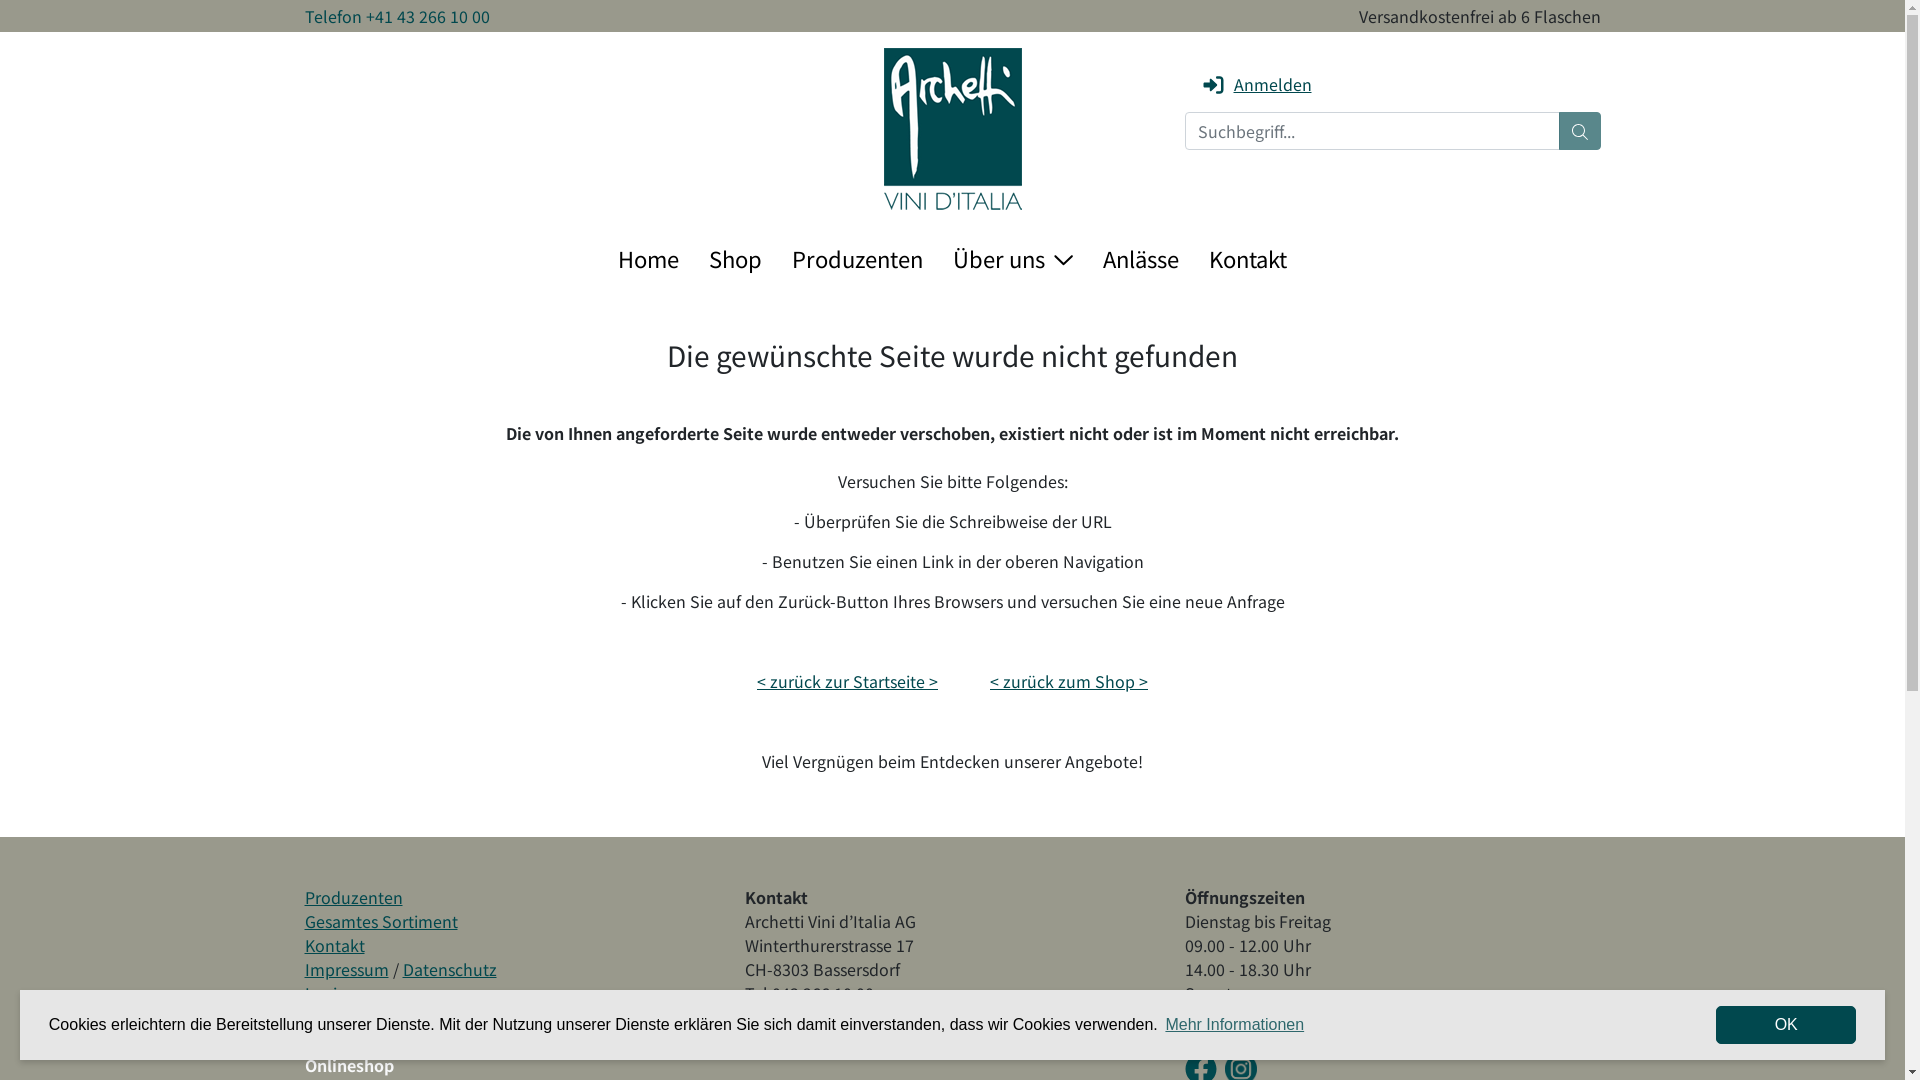 Image resolution: width=1920 pixels, height=1080 pixels. What do you see at coordinates (334, 945) in the screenshot?
I see `'Kontakt'` at bounding box center [334, 945].